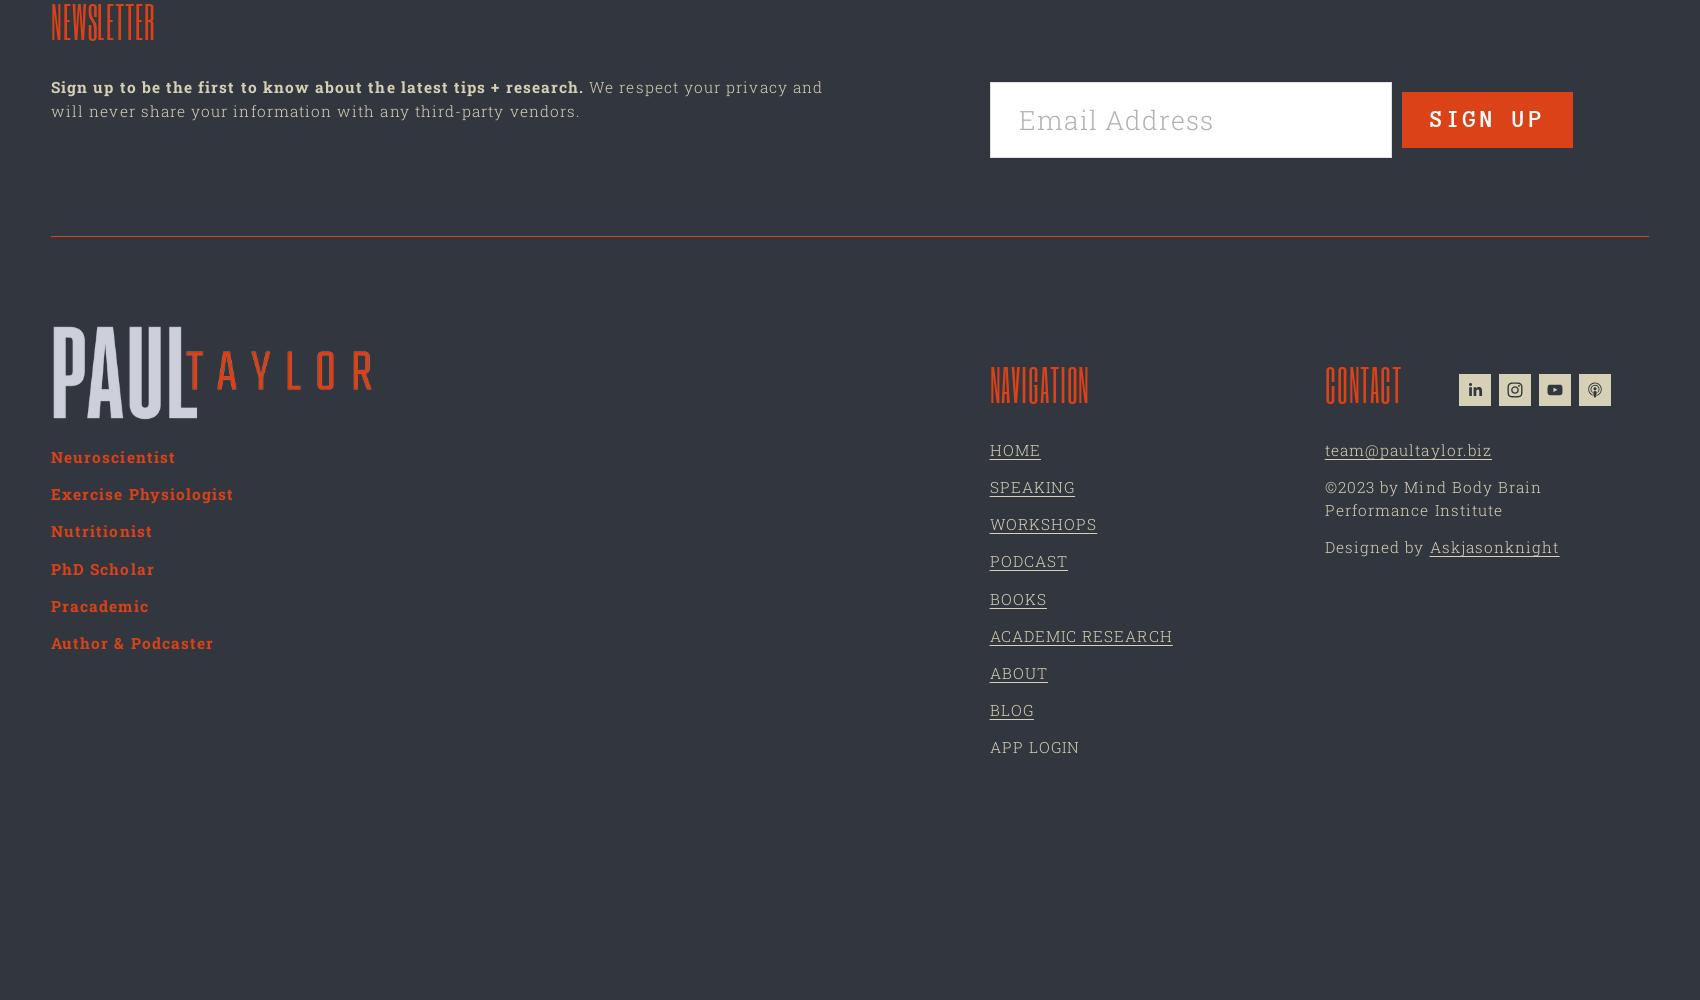 The height and width of the screenshot is (1000, 1700). Describe the element at coordinates (1376, 547) in the screenshot. I see `'Designed by'` at that location.